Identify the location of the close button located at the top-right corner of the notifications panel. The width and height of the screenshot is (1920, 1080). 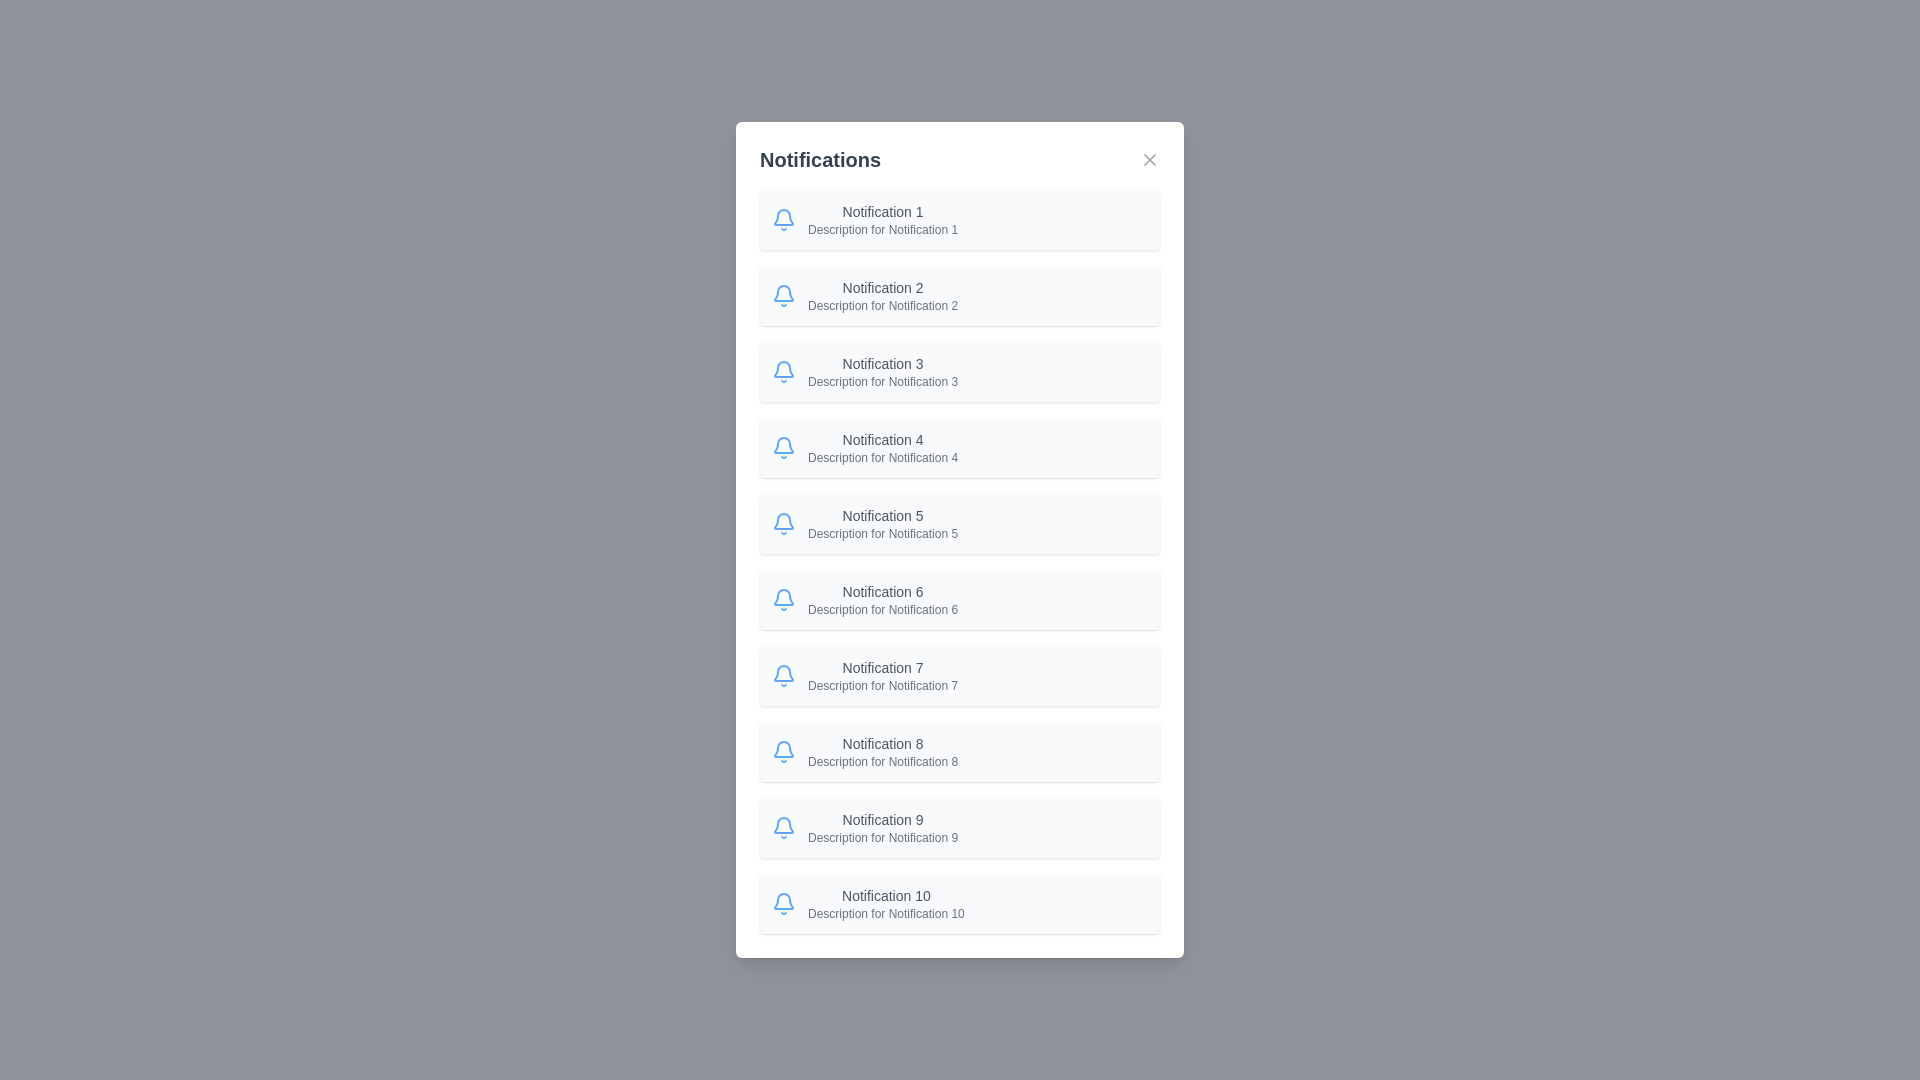
(1150, 158).